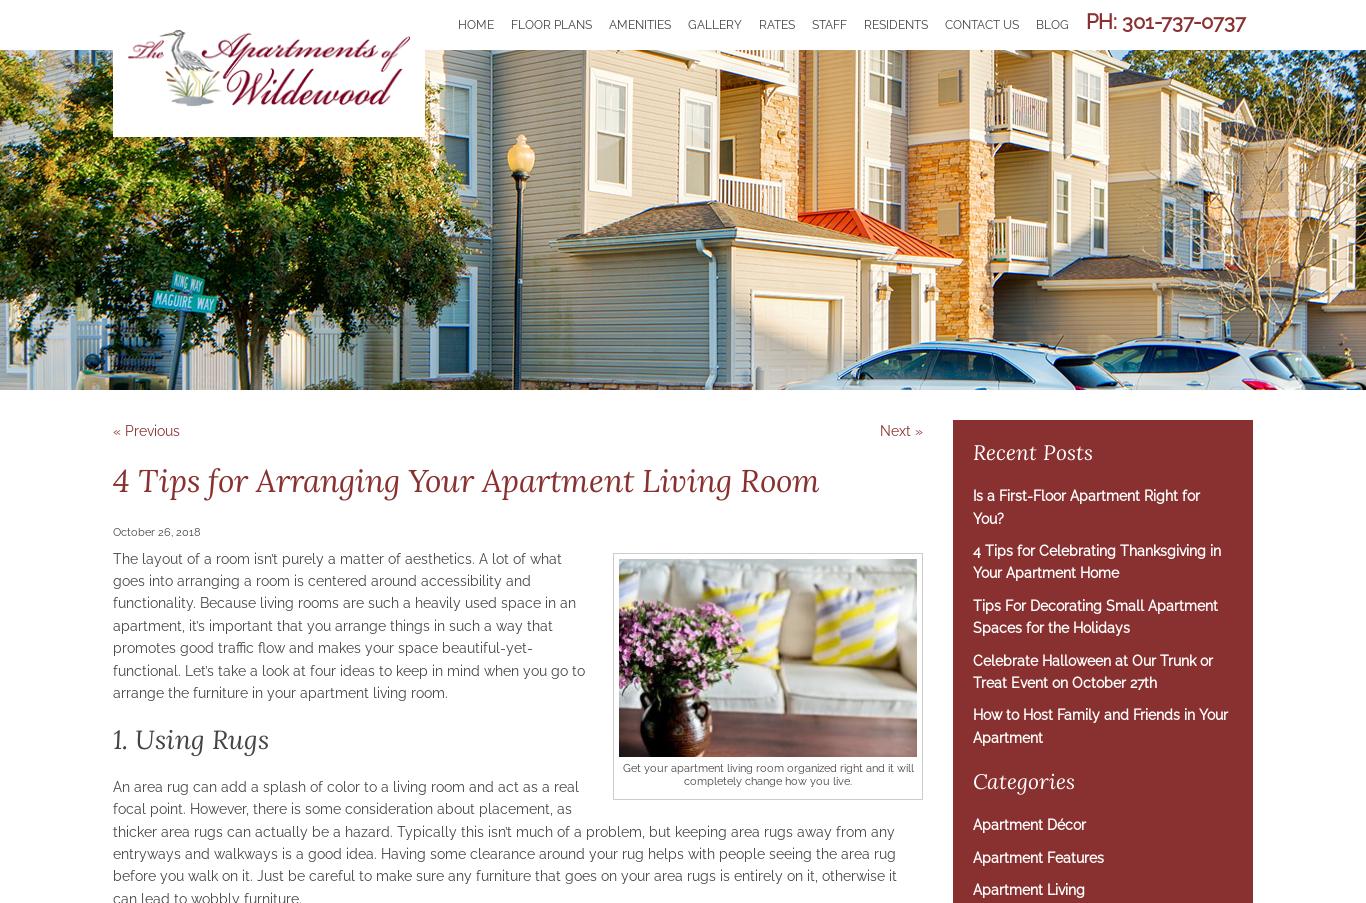  What do you see at coordinates (155, 530) in the screenshot?
I see `'October 26, 2018'` at bounding box center [155, 530].